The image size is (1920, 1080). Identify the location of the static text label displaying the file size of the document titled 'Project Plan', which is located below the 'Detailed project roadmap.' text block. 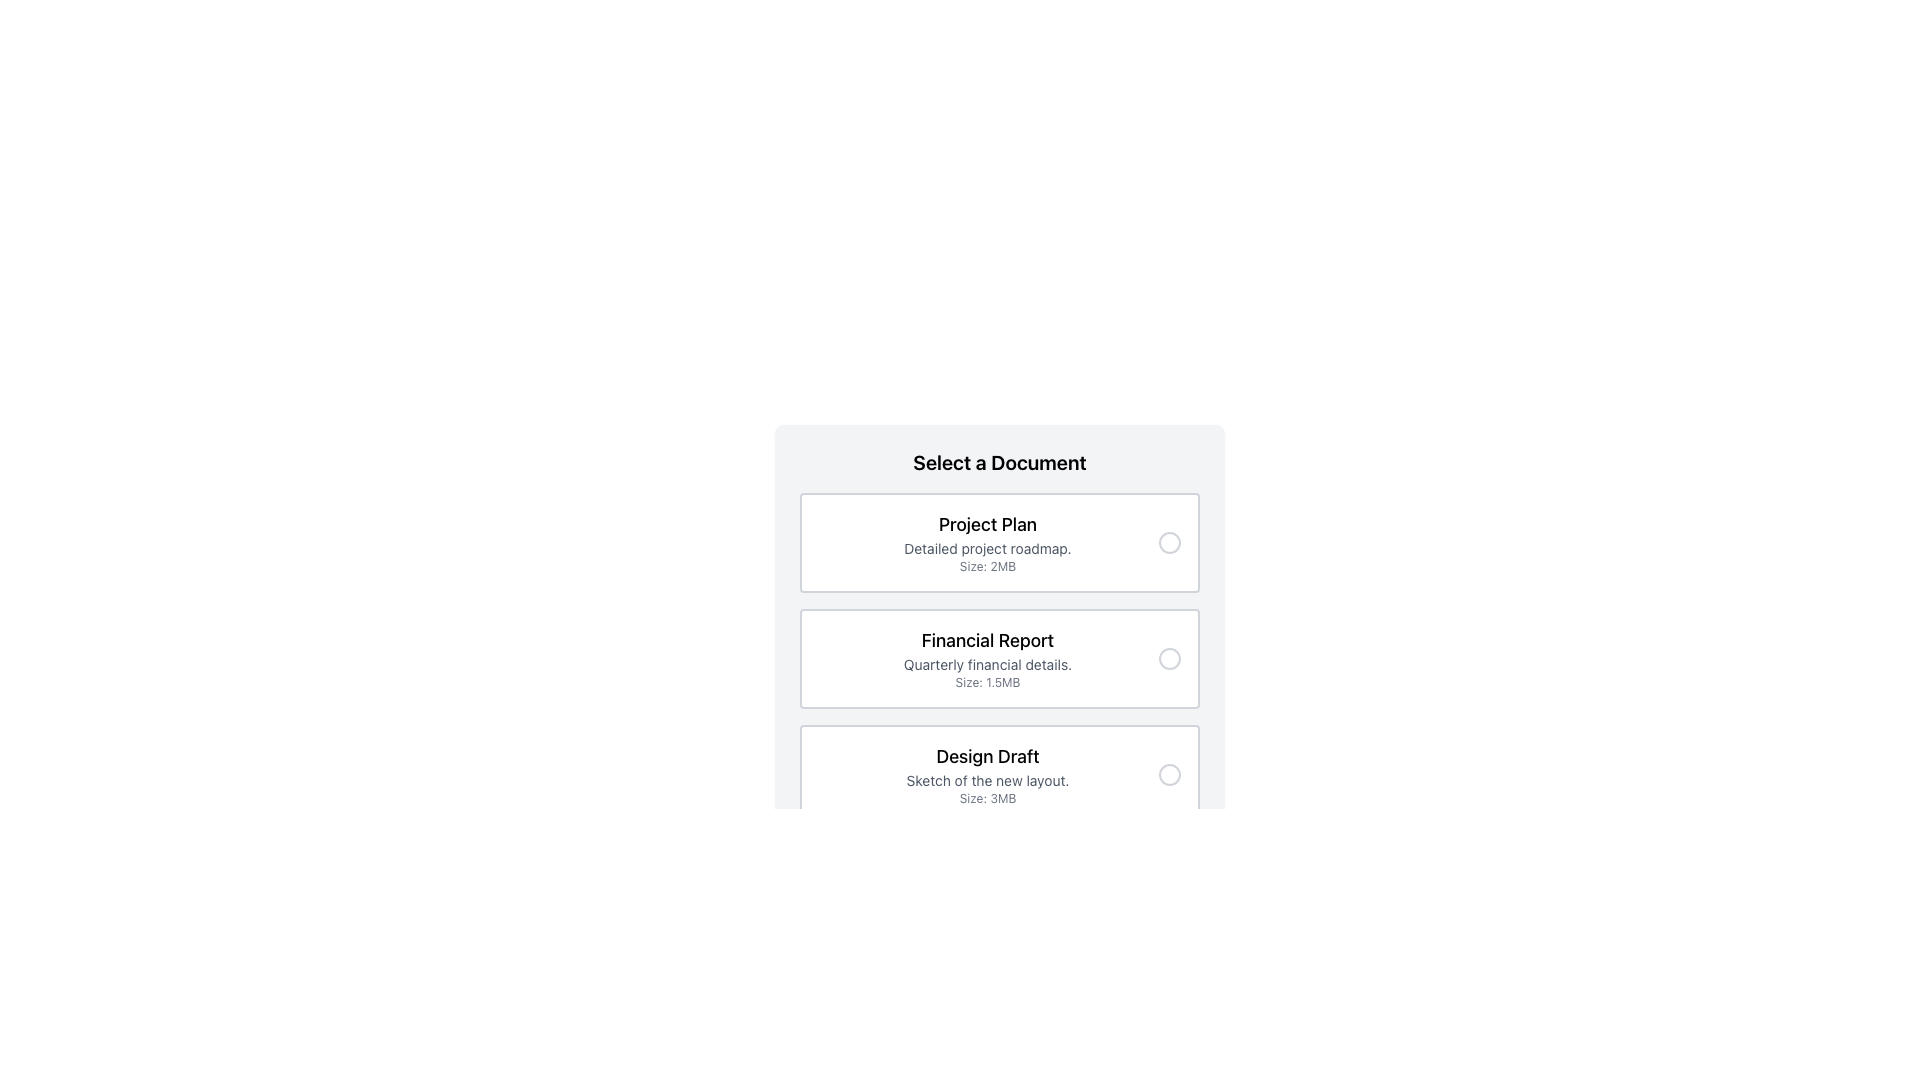
(988, 567).